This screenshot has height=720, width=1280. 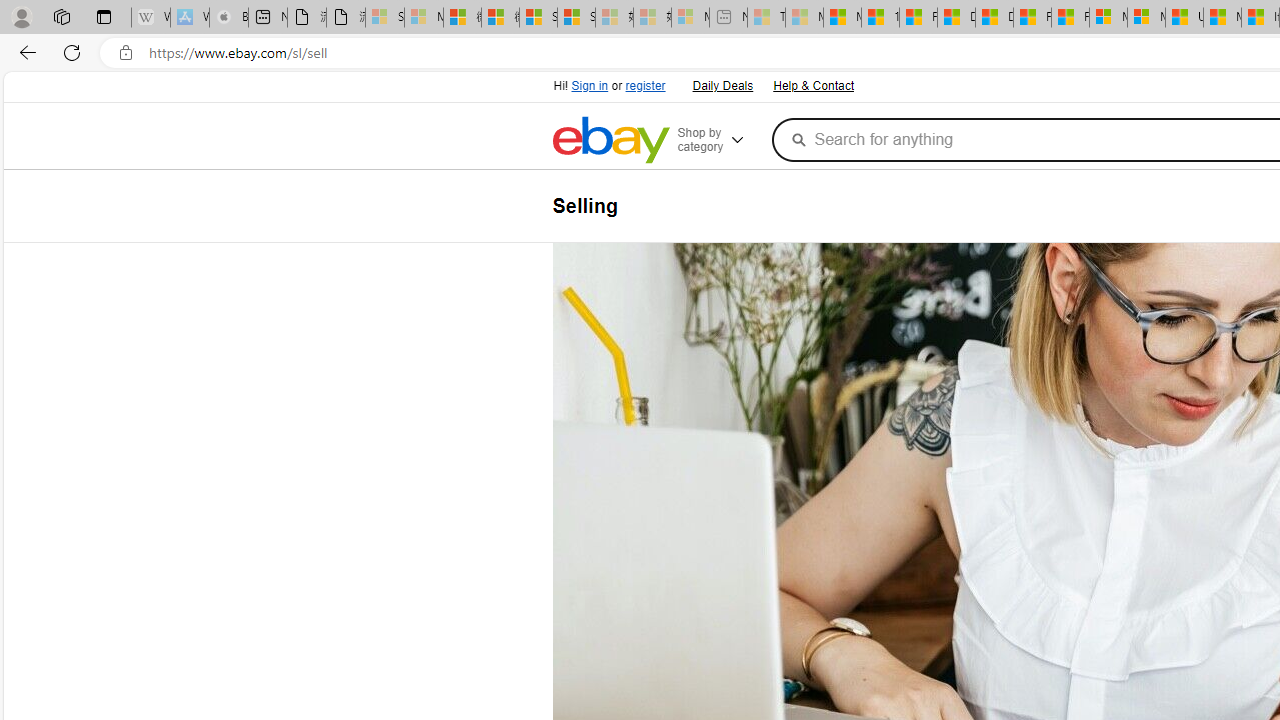 I want to click on 'Drinking tea every day is proven to delay biological aging', so click(x=993, y=17).